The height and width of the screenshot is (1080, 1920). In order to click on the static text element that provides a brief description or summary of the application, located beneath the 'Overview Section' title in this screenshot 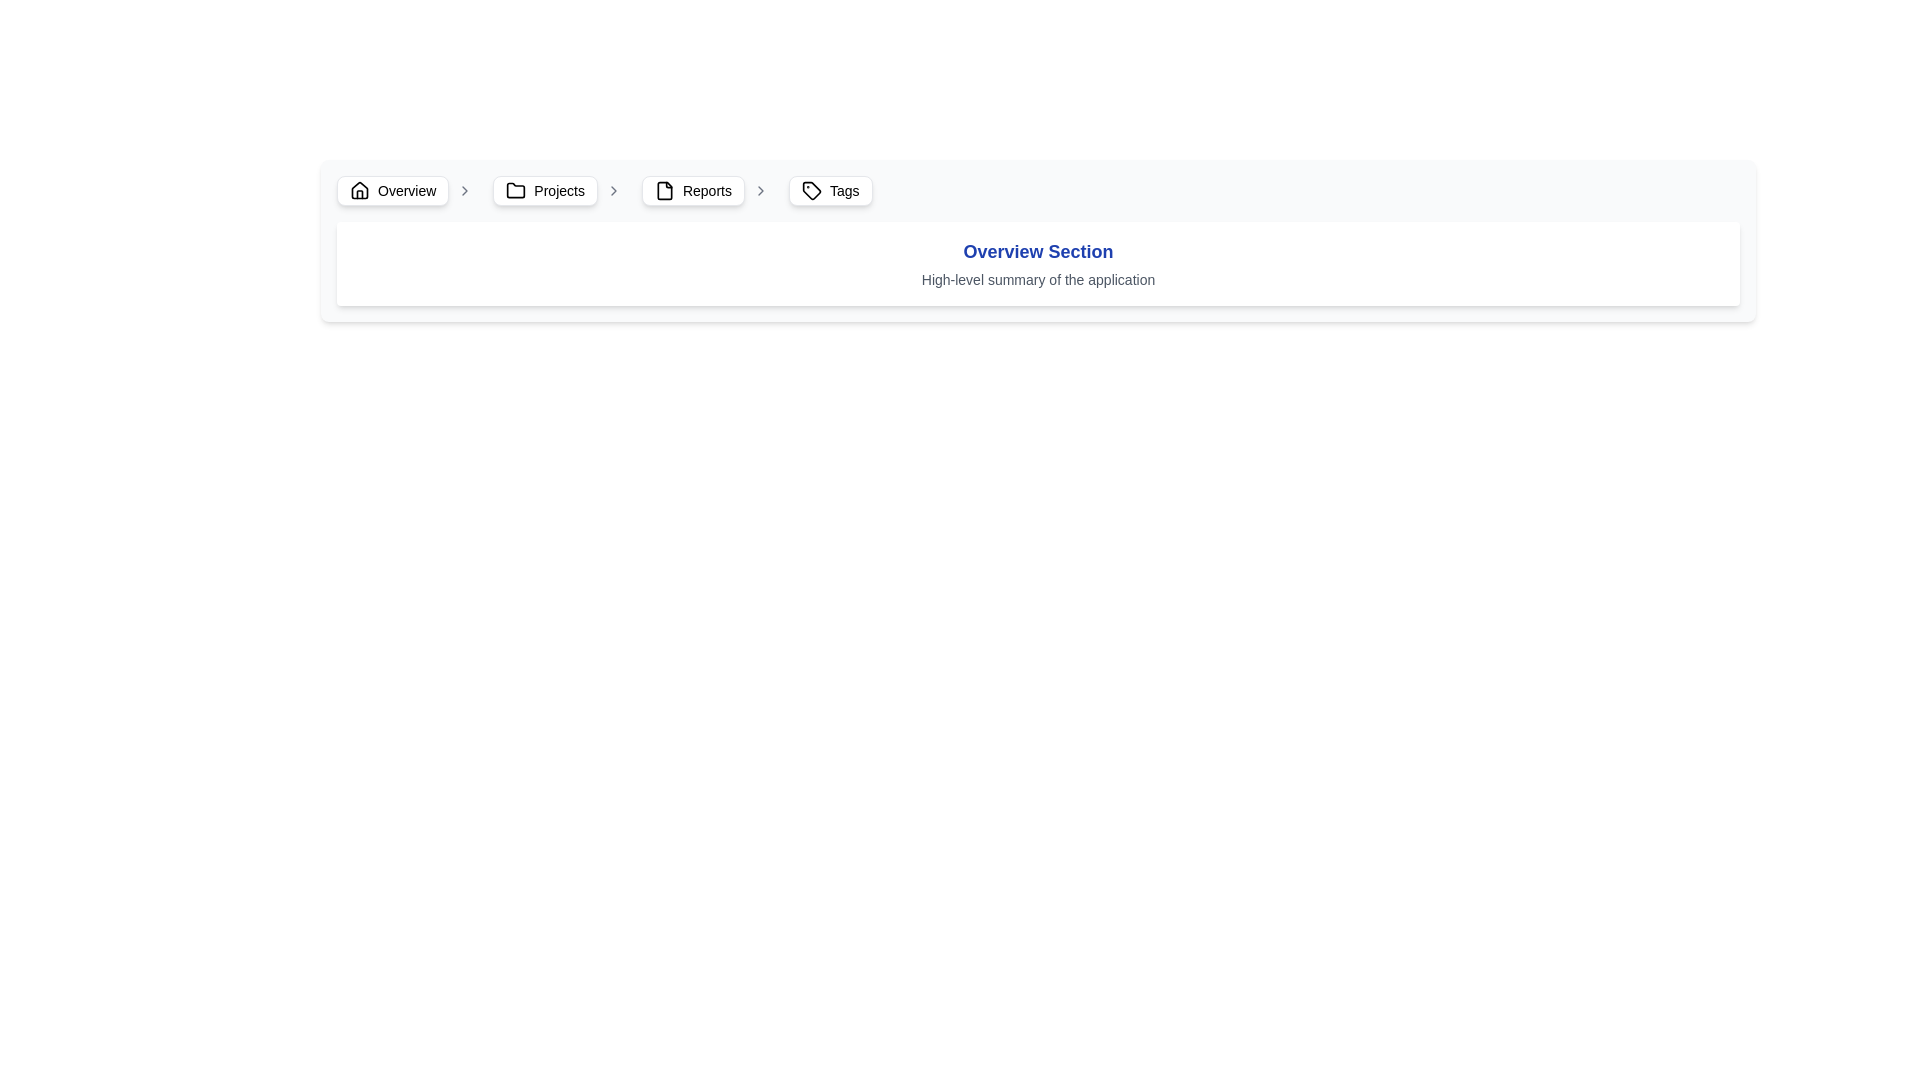, I will do `click(1038, 280)`.